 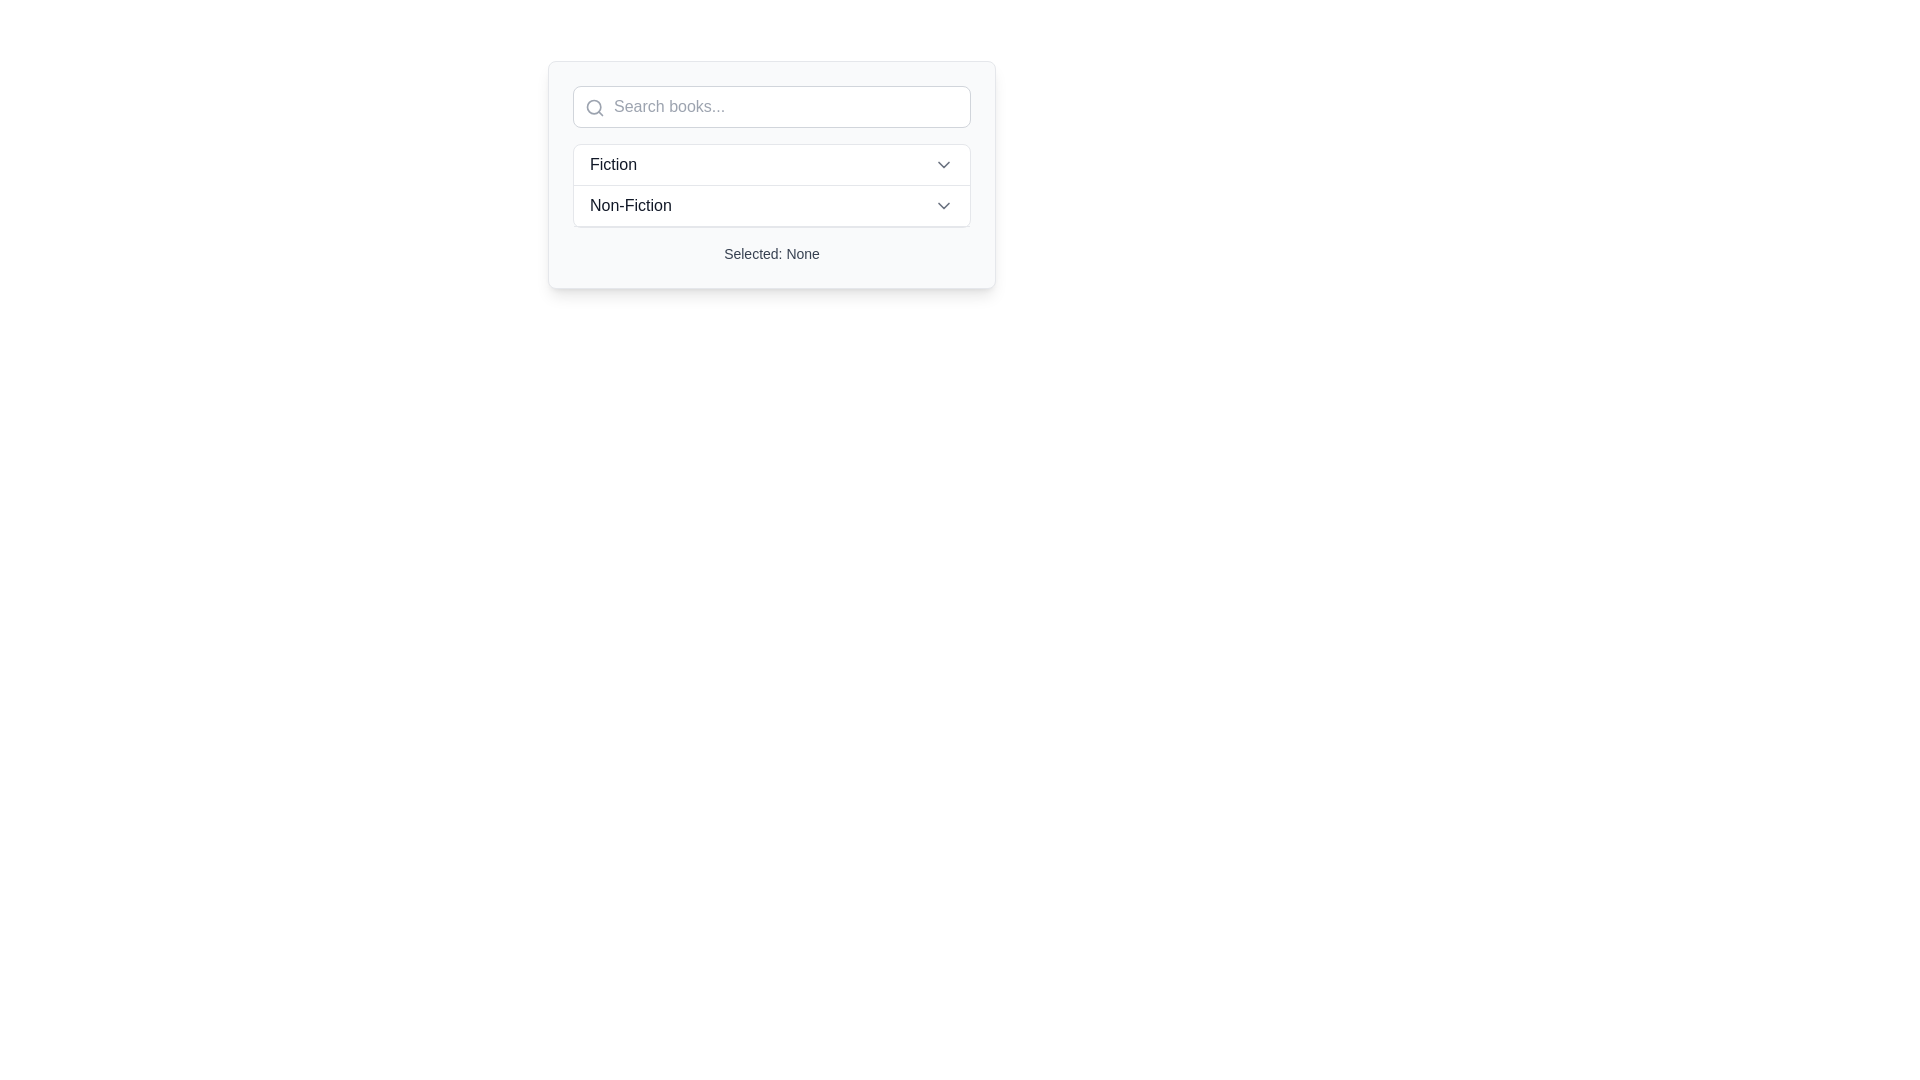 What do you see at coordinates (593, 107) in the screenshot?
I see `the decorative SVG circle element that forms the lens of the magnifying glass icon located at the top-left corner of the search bar` at bounding box center [593, 107].